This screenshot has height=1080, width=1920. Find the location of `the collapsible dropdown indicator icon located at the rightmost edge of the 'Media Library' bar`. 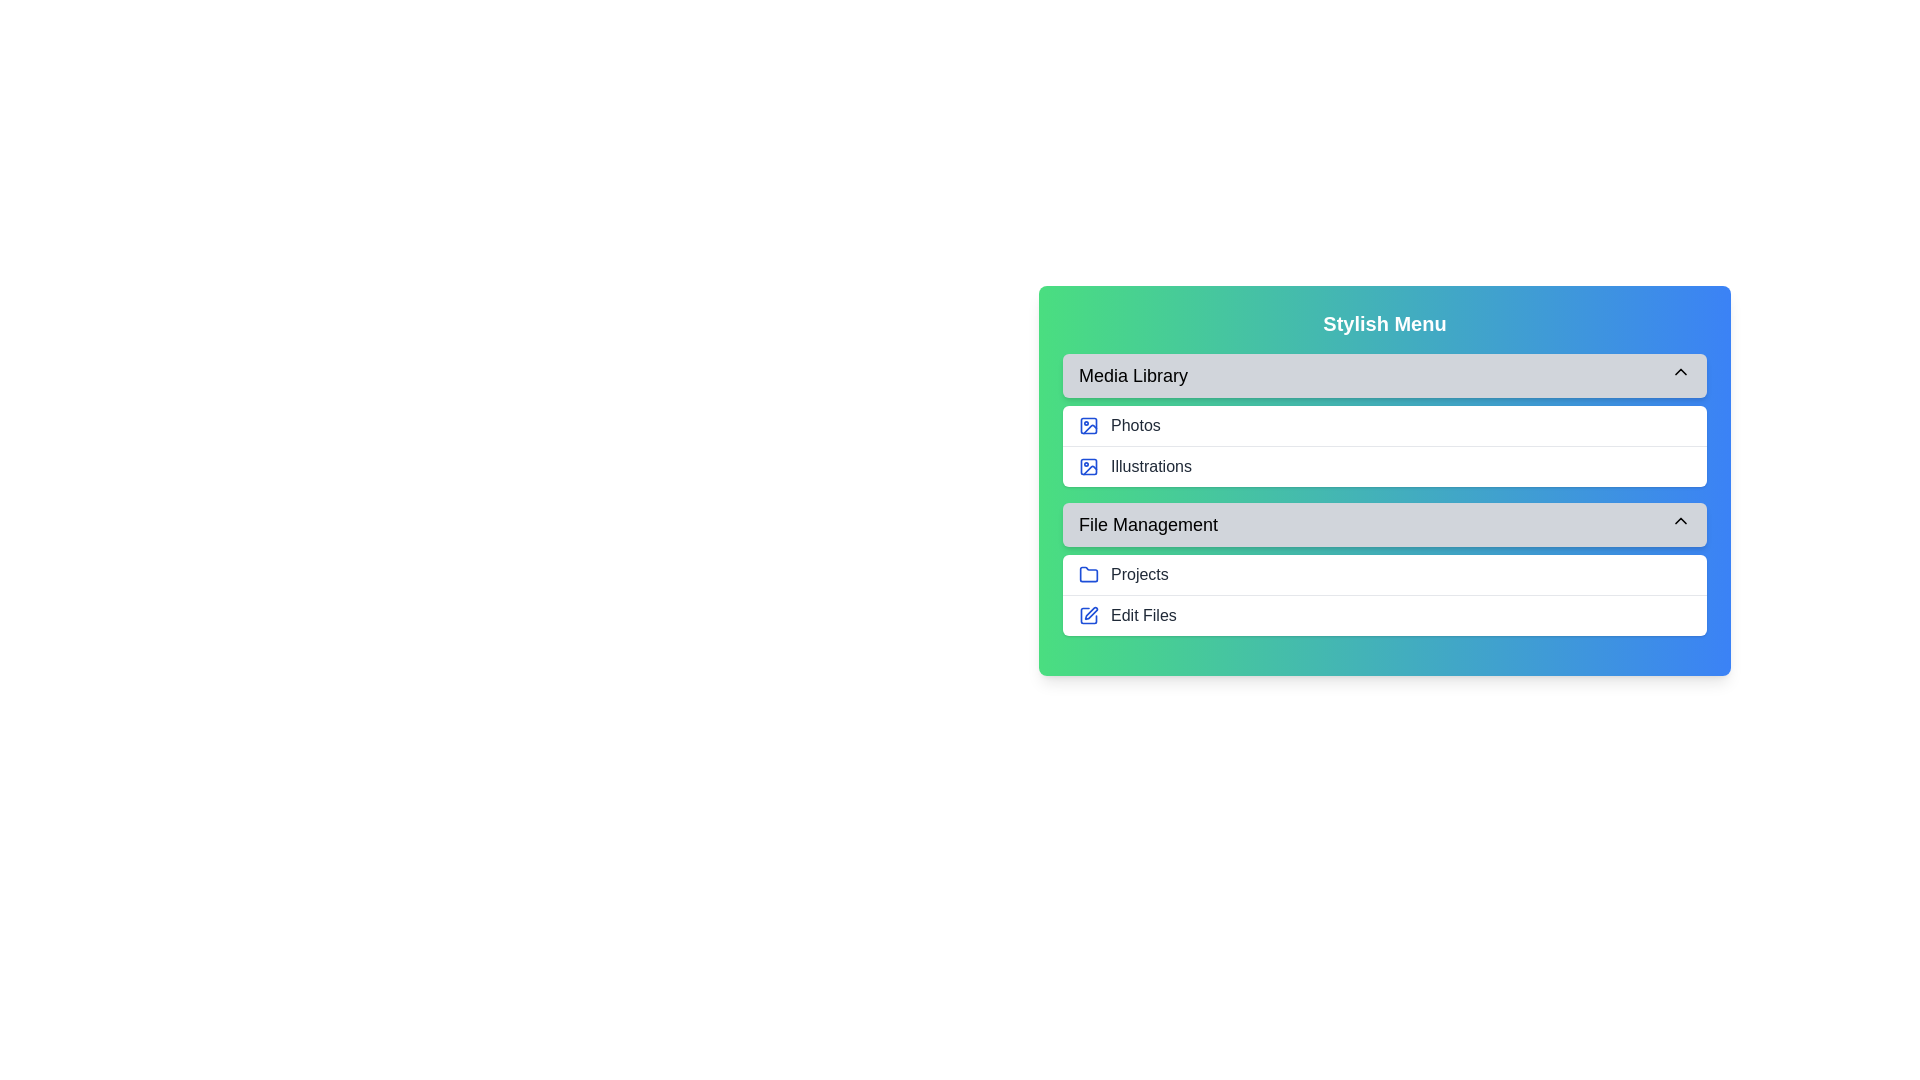

the collapsible dropdown indicator icon located at the rightmost edge of the 'Media Library' bar is located at coordinates (1680, 371).